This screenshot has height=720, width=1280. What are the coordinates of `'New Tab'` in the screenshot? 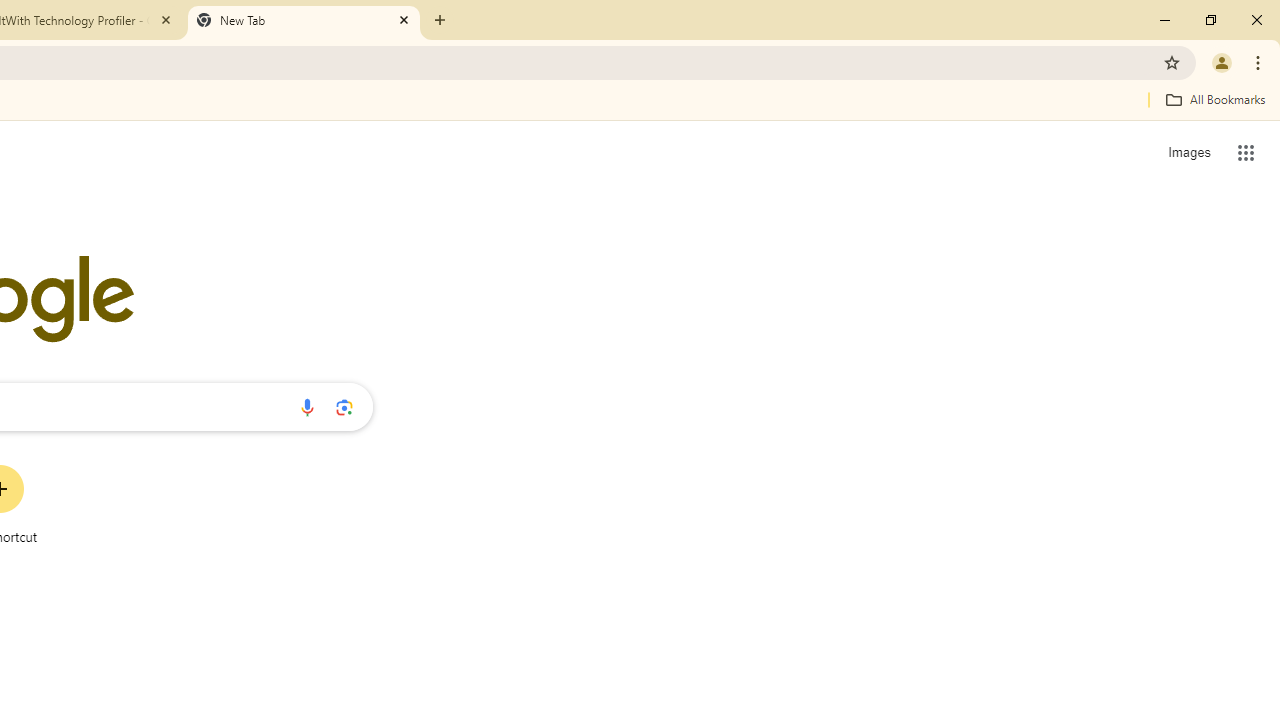 It's located at (303, 20).